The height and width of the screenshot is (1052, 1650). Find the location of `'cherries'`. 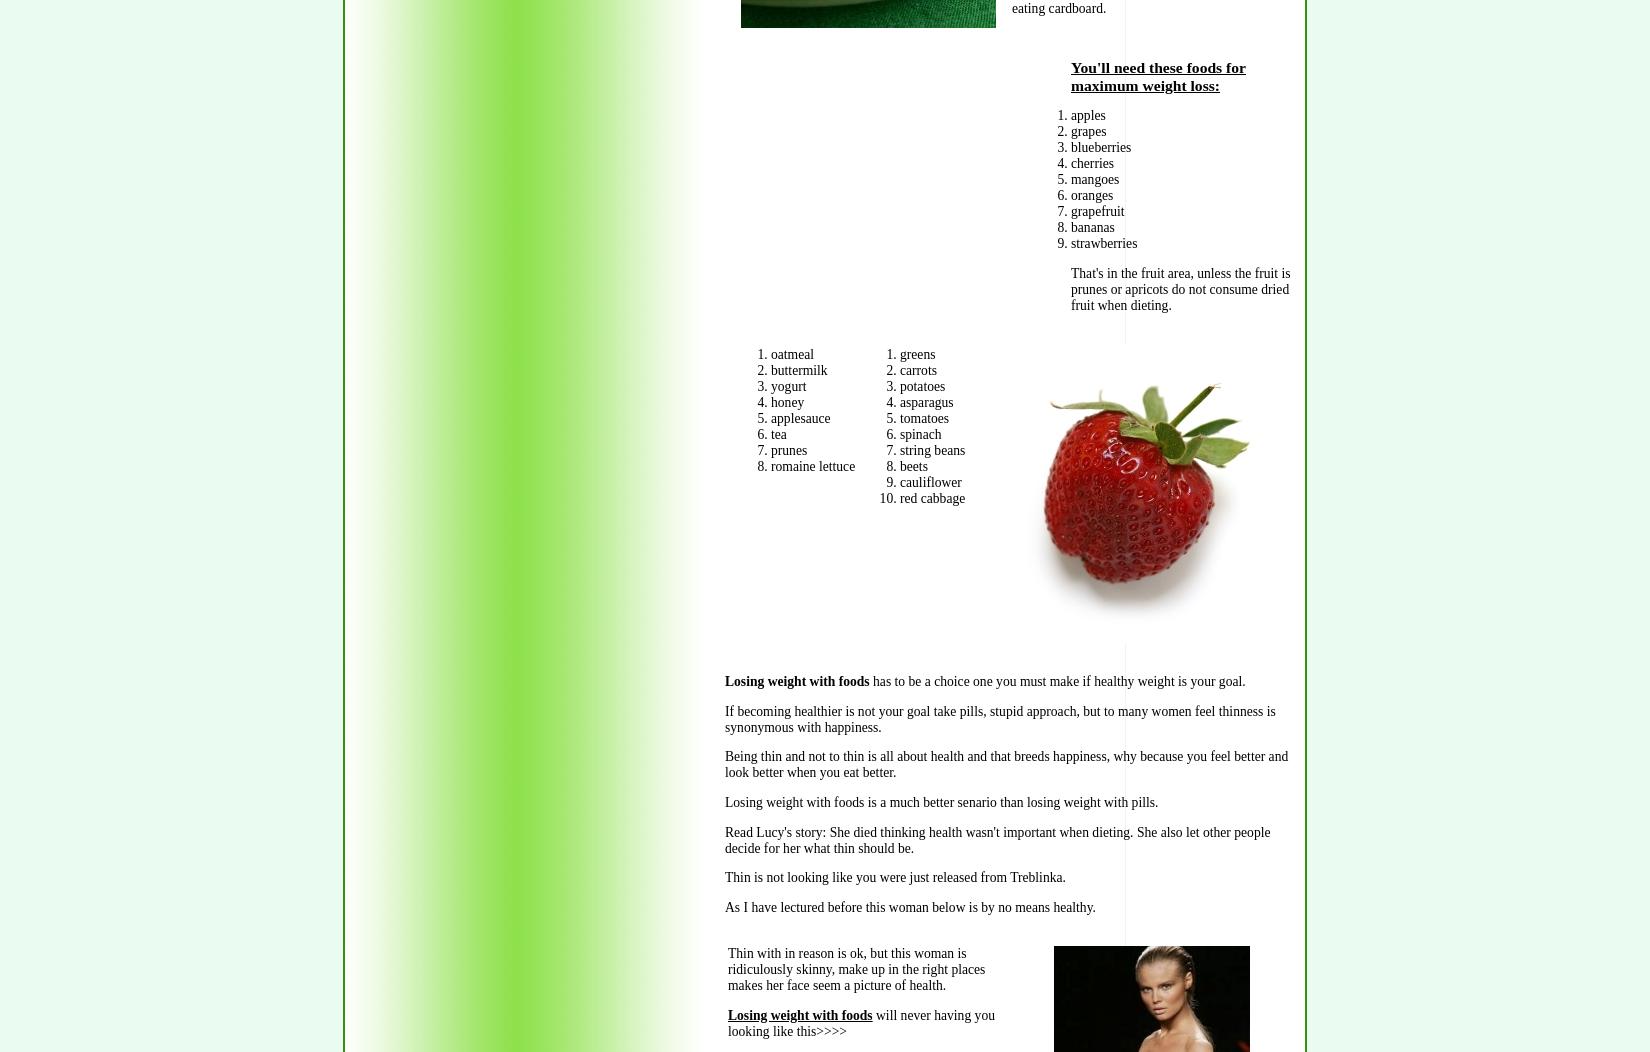

'cherries' is located at coordinates (1071, 162).